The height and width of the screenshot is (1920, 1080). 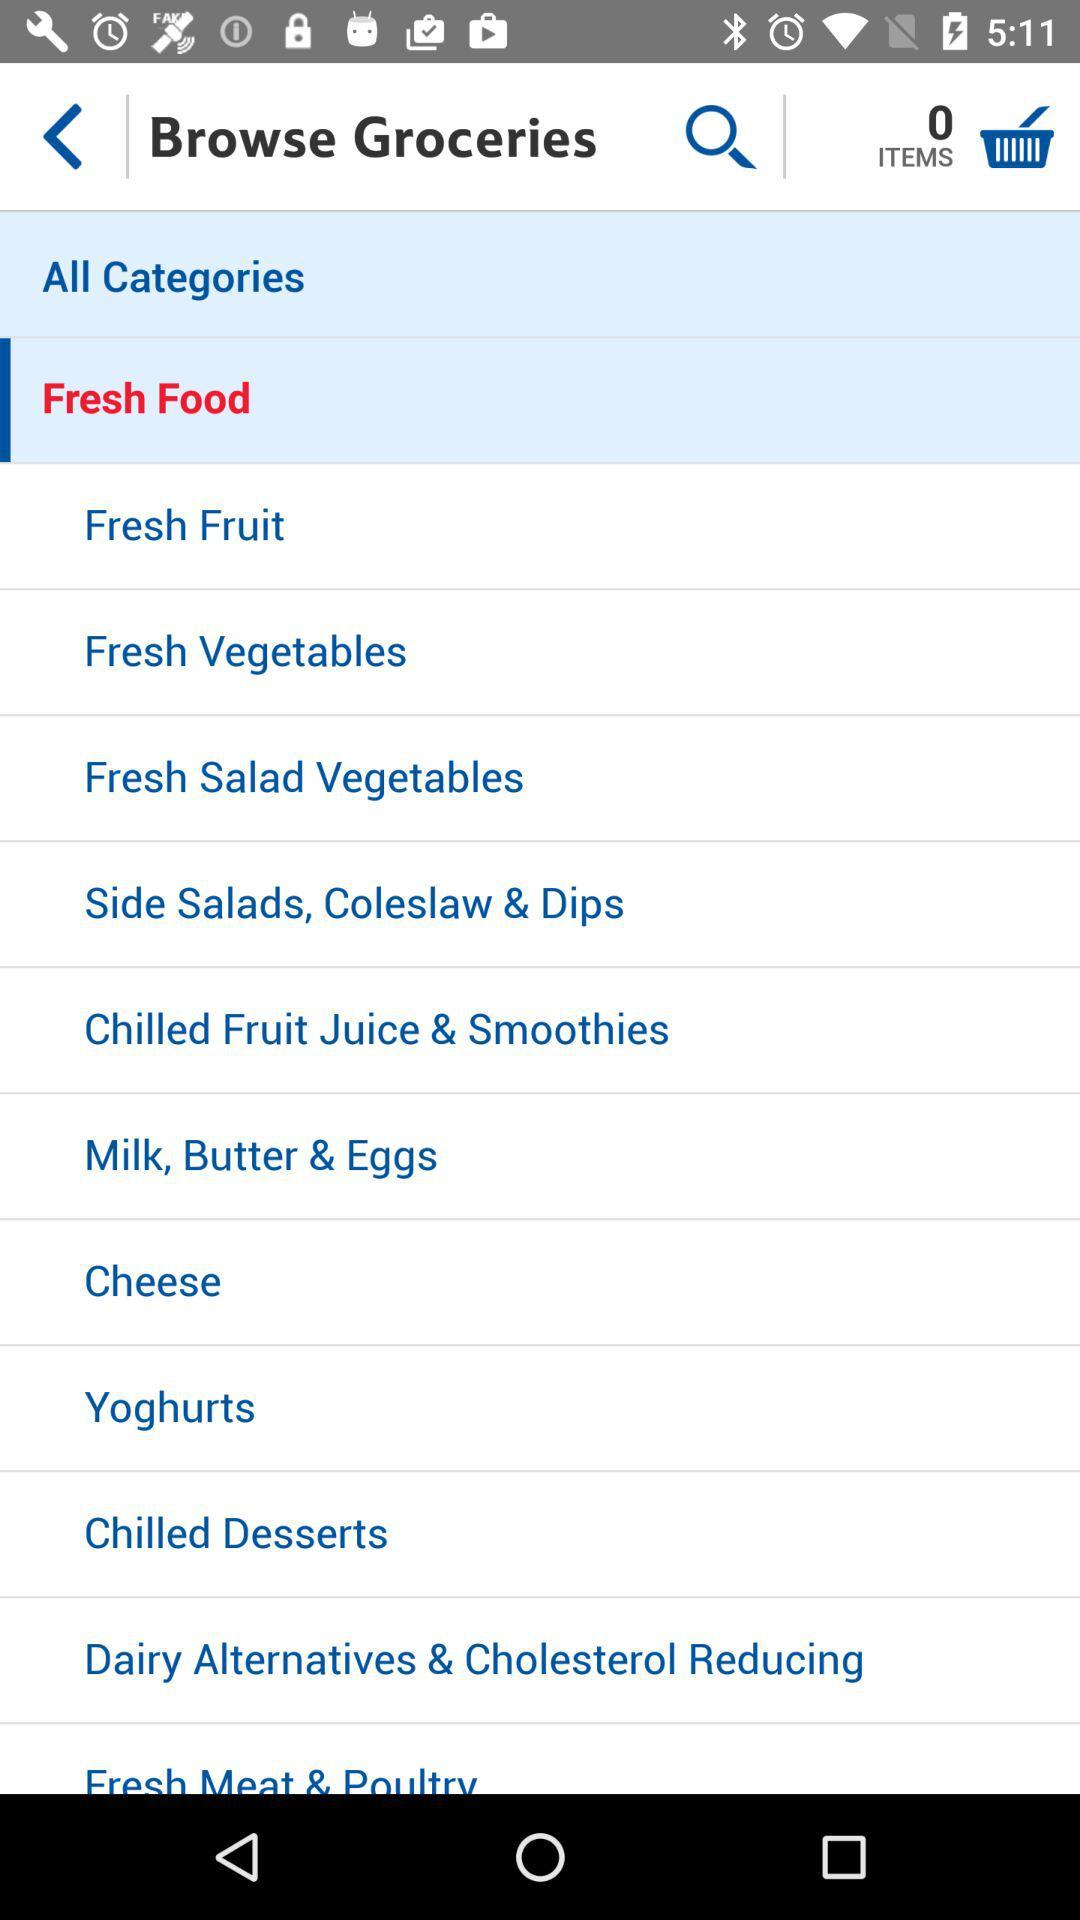 I want to click on icon above milk, butter & eggs item, so click(x=540, y=1031).